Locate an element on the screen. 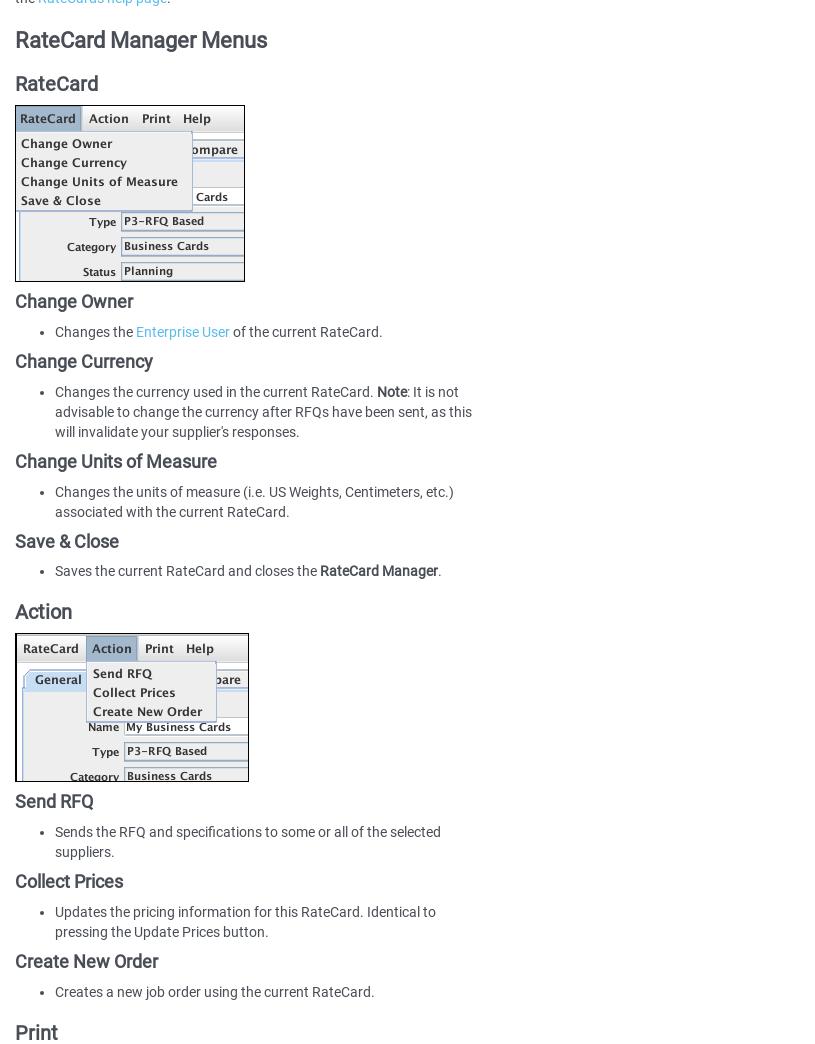  'Action' is located at coordinates (42, 611).